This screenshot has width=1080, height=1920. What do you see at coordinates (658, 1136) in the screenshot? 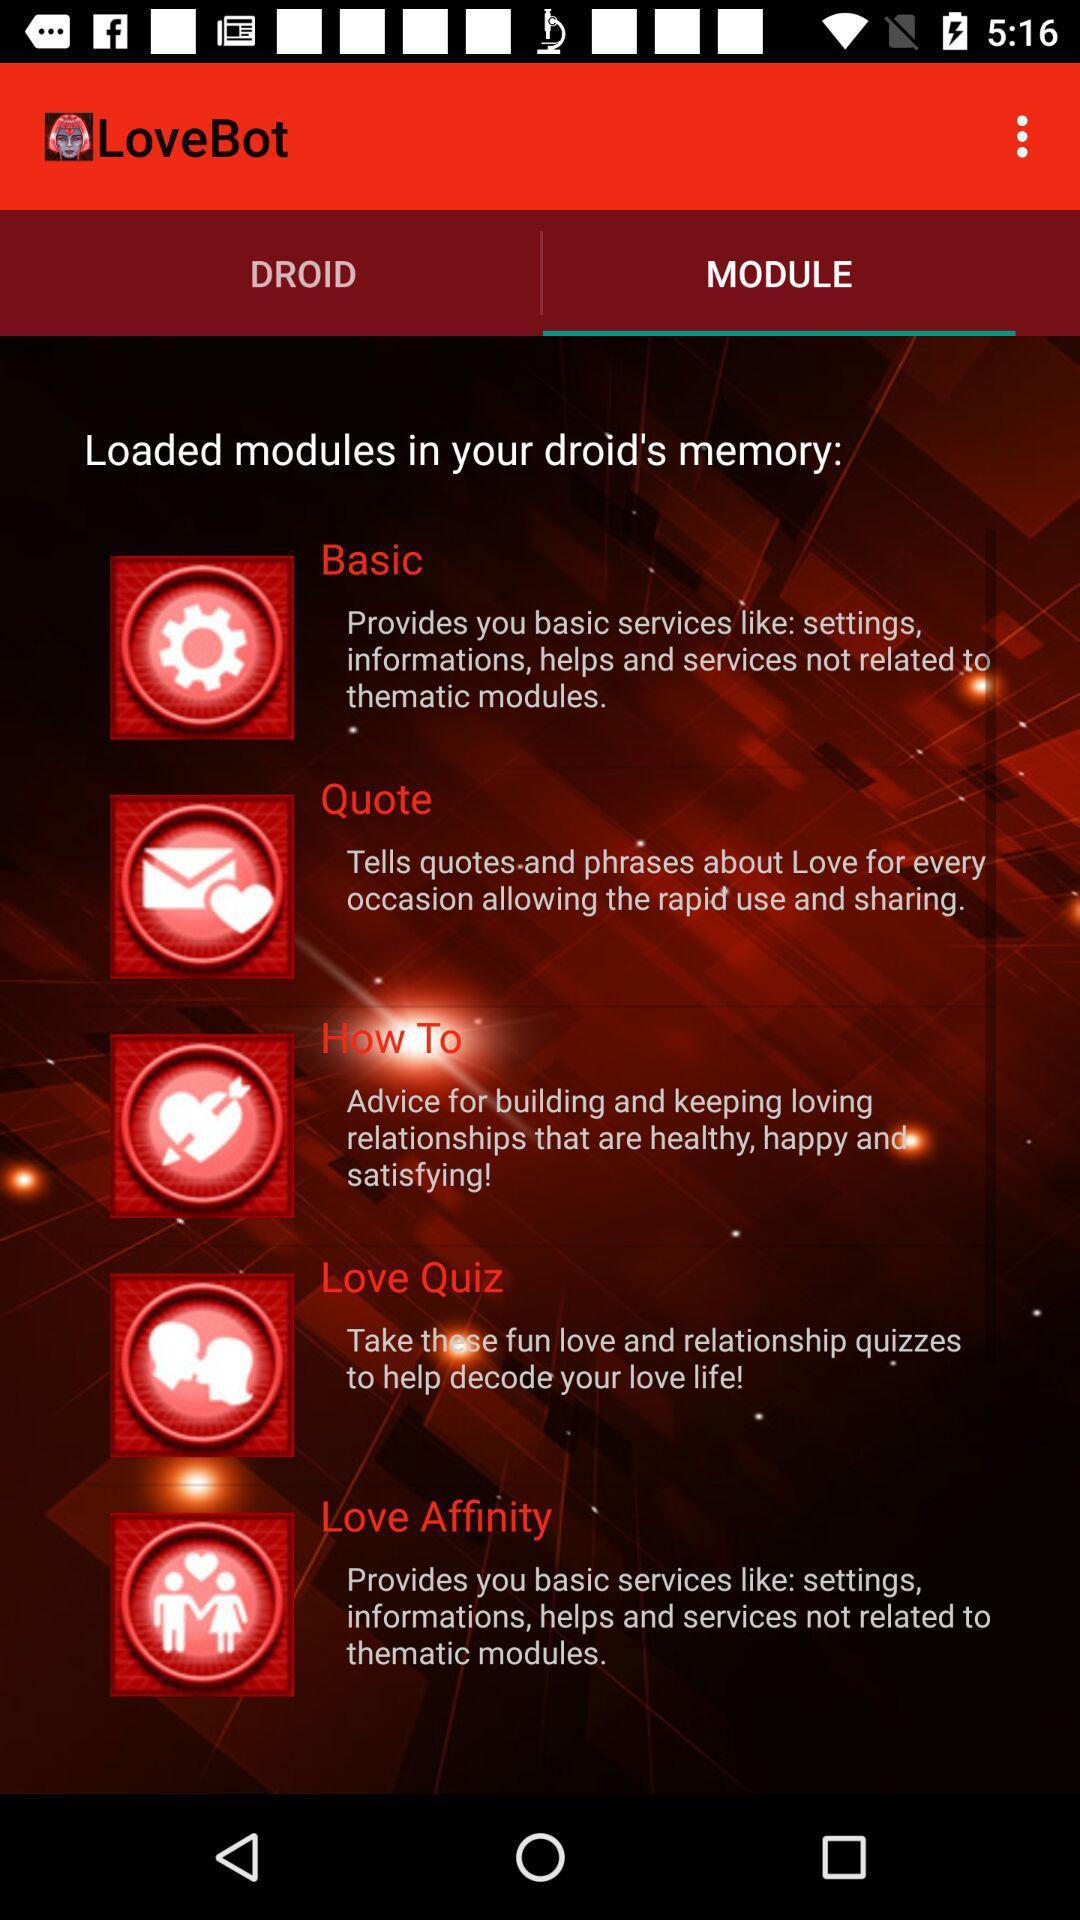
I see `the advice for building icon` at bounding box center [658, 1136].